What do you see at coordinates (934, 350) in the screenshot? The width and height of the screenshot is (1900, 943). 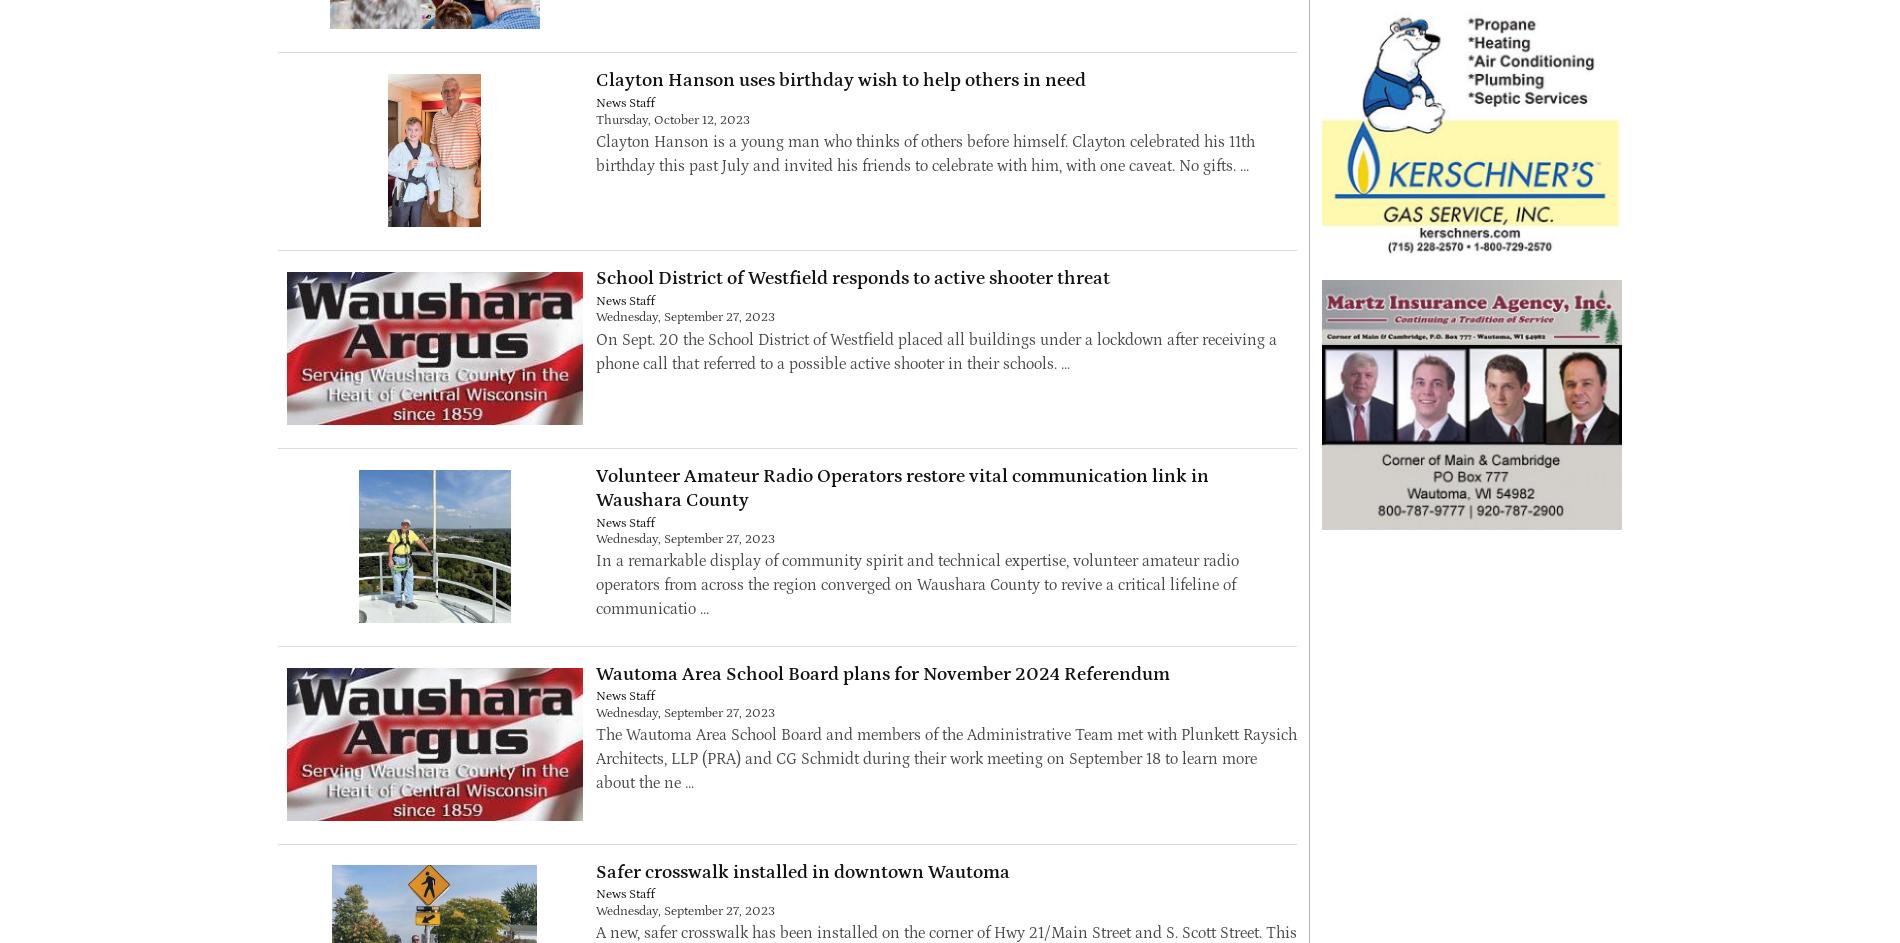 I see `'On Sept. 20 the School District of Westfield placed all buildings under a lockdown after receiving a phone call that referred to a possible active shooter in their schools.'` at bounding box center [934, 350].